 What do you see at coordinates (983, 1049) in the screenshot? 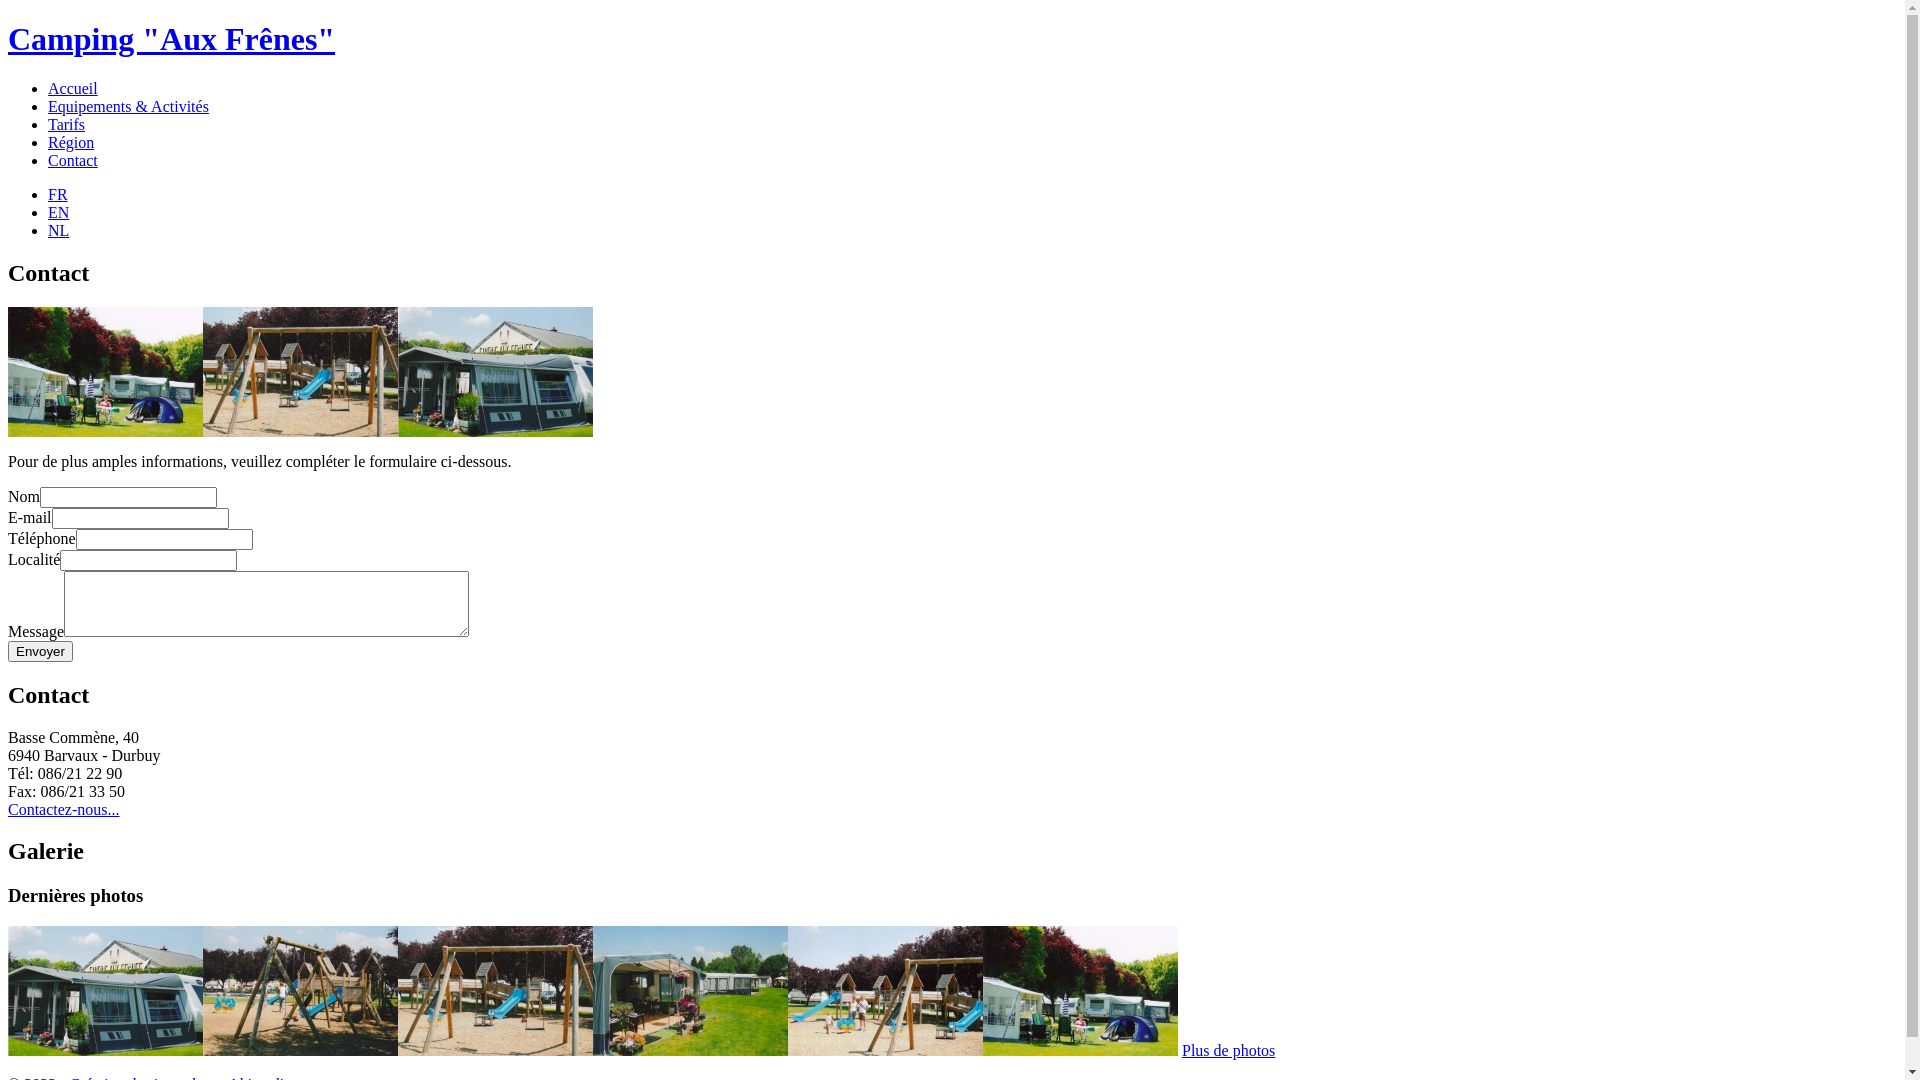
I see `'Aire de camping'` at bounding box center [983, 1049].